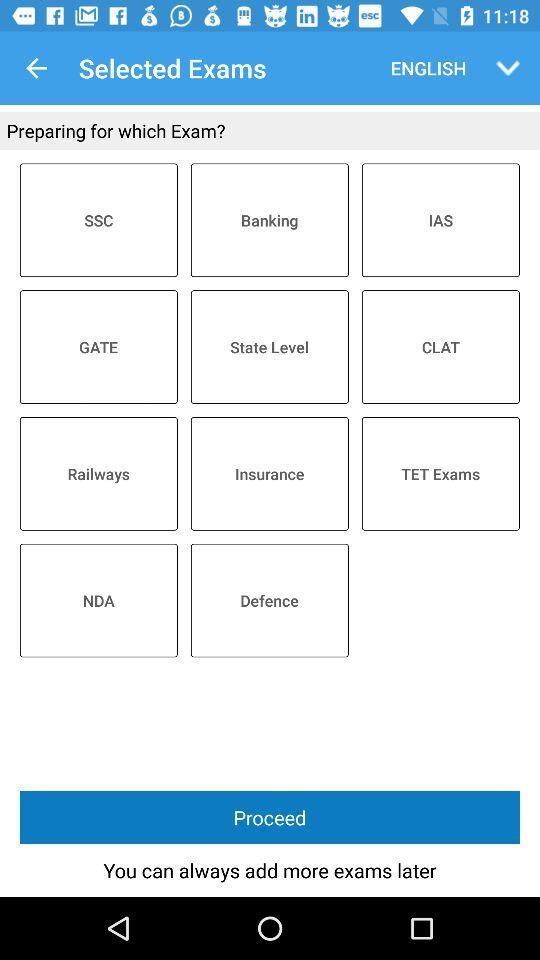 This screenshot has width=540, height=960. What do you see at coordinates (423, 68) in the screenshot?
I see `item next to selected exams` at bounding box center [423, 68].